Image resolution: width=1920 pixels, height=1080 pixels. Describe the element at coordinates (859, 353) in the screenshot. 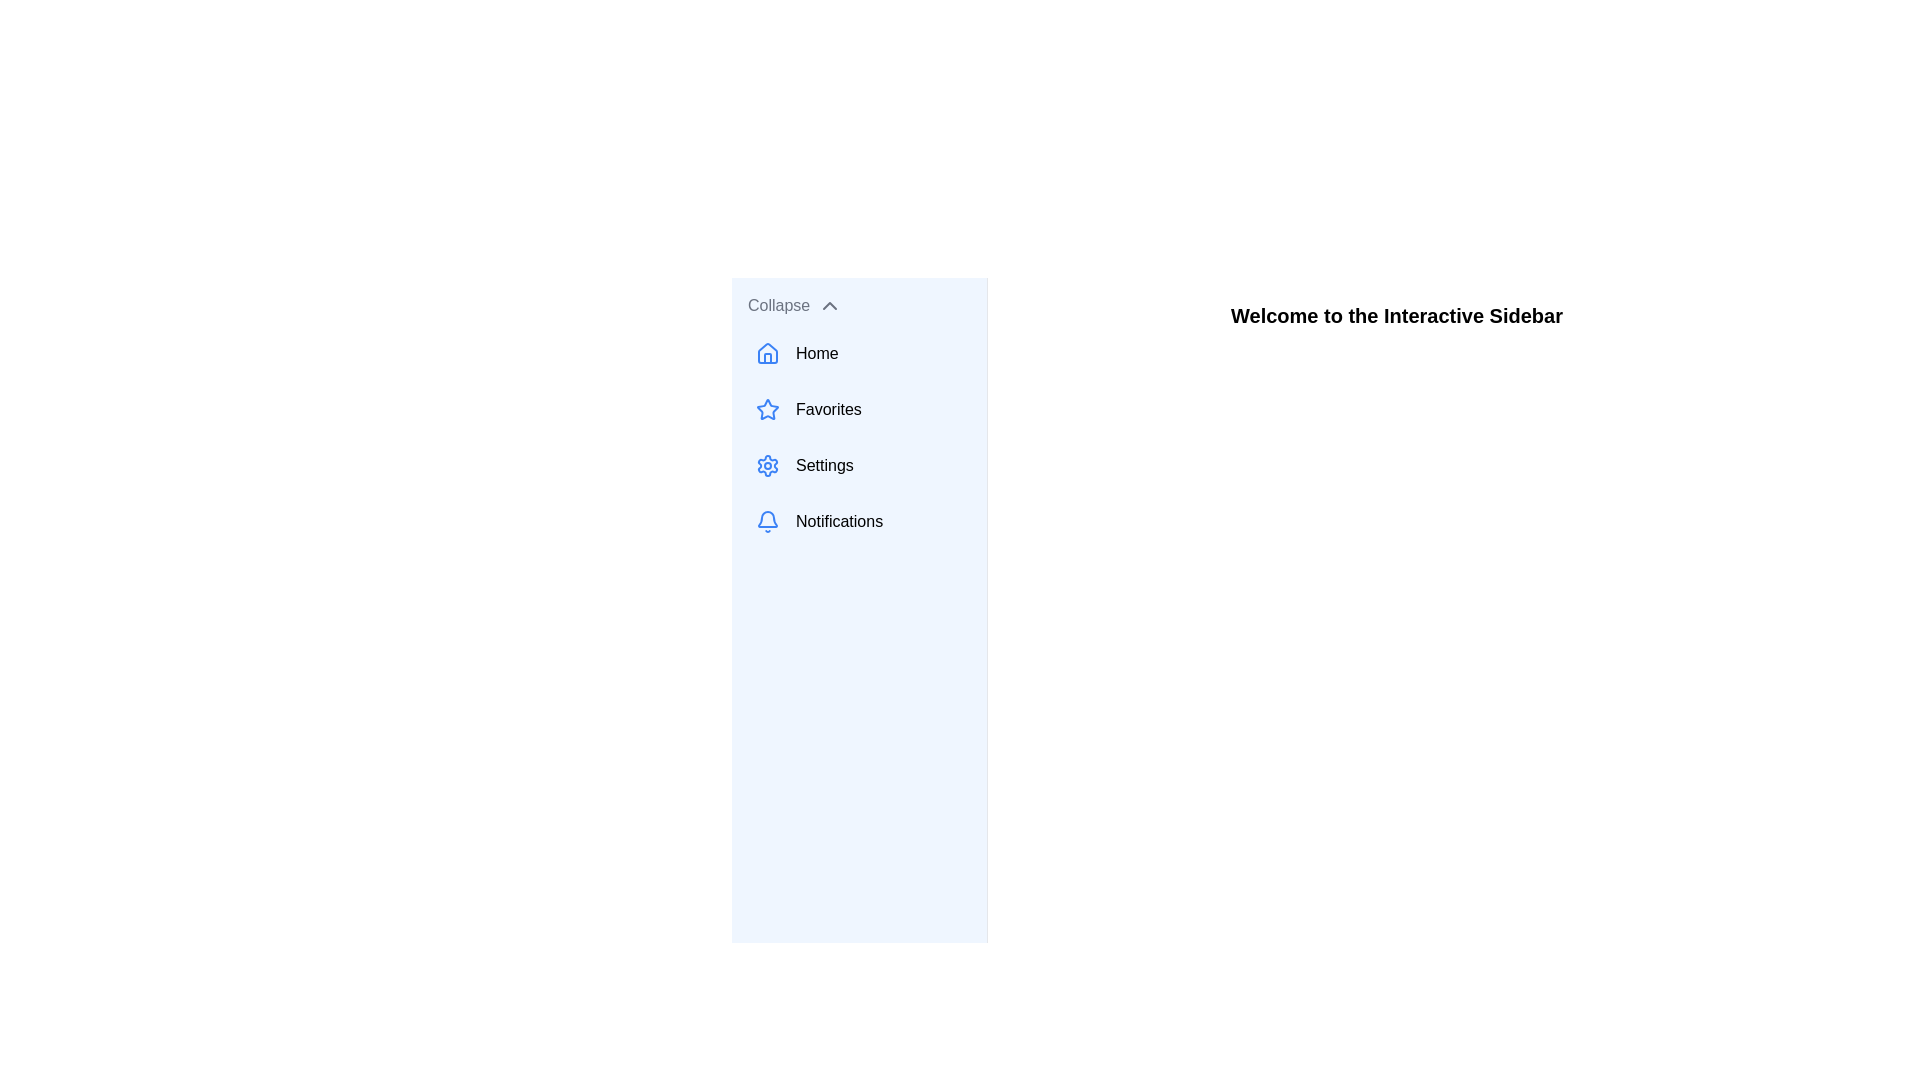

I see `the first navigation item labeled 'Home' in the sidebar under 'Collapse', which is positioned above 'Favorites', 'Settings', and 'Notifications'` at that location.